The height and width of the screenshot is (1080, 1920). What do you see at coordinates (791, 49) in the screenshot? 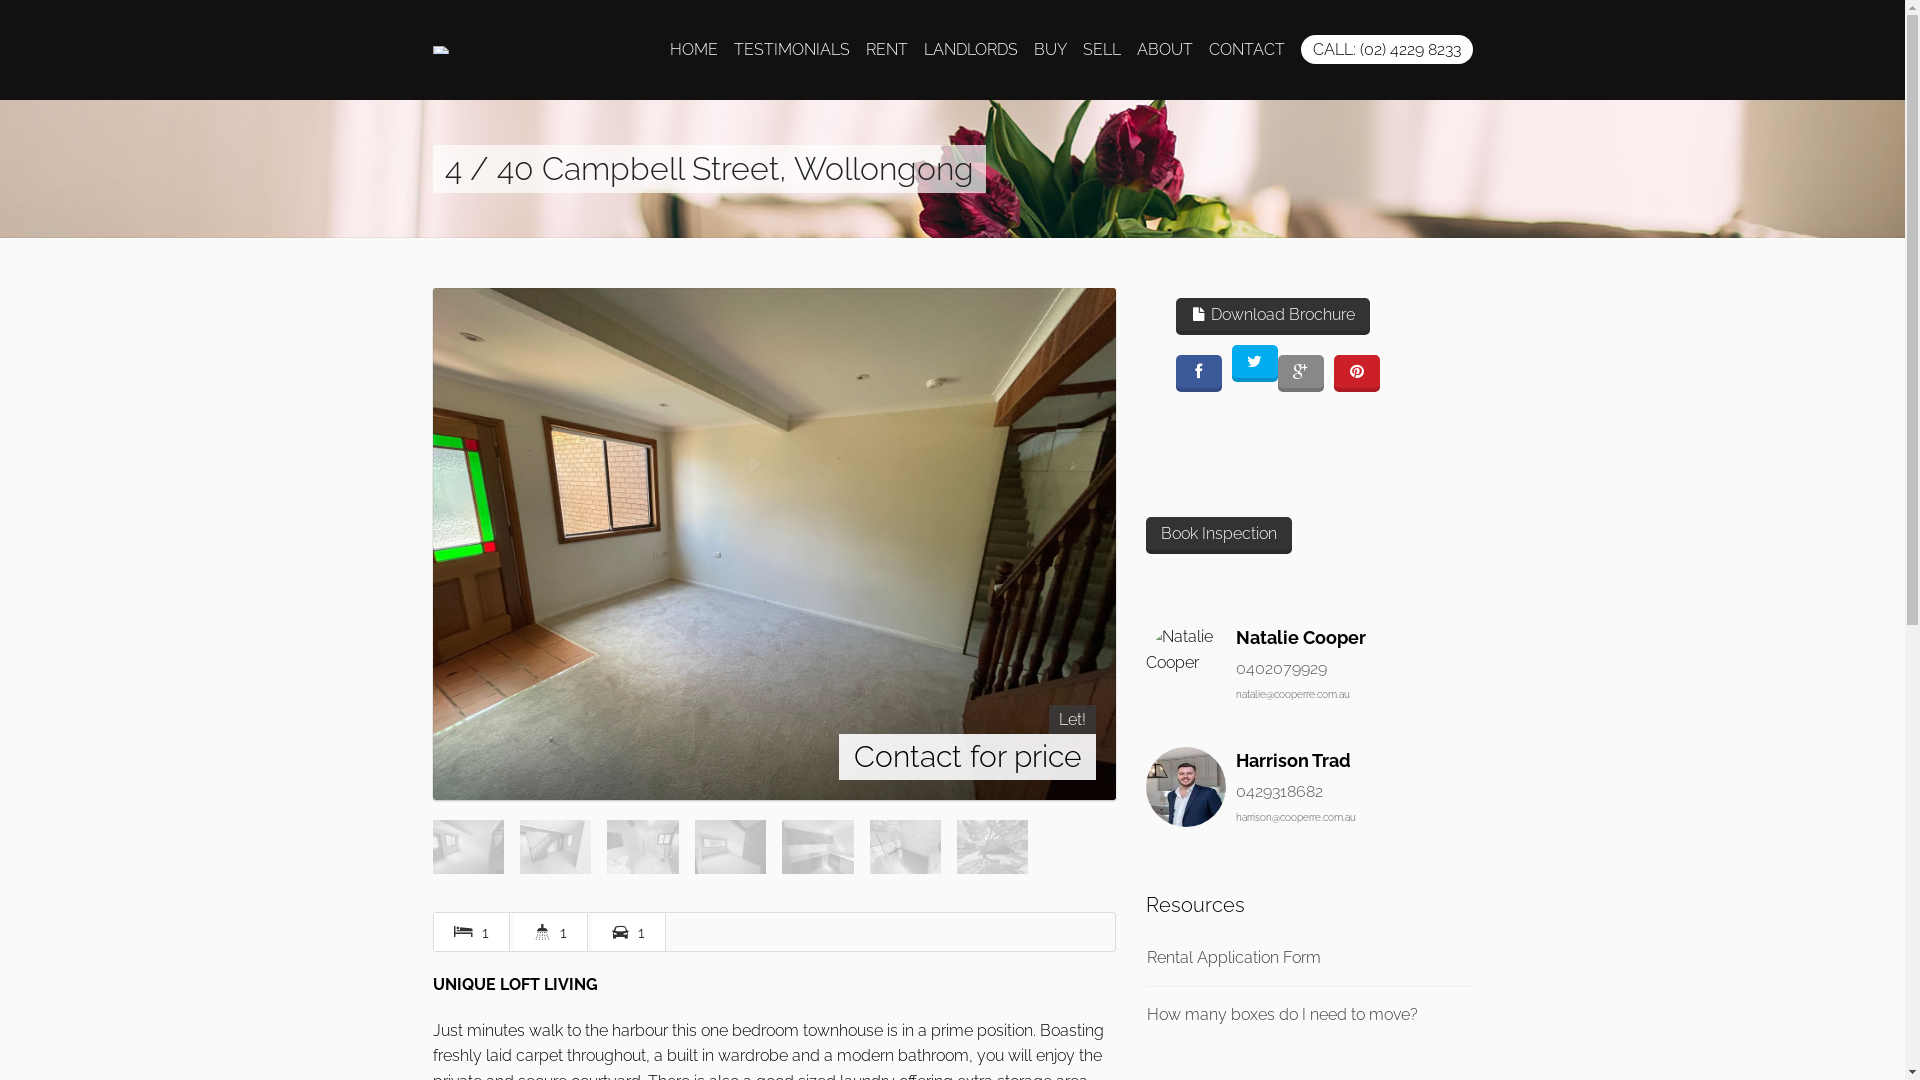
I see `'TESTIMONIALS'` at bounding box center [791, 49].